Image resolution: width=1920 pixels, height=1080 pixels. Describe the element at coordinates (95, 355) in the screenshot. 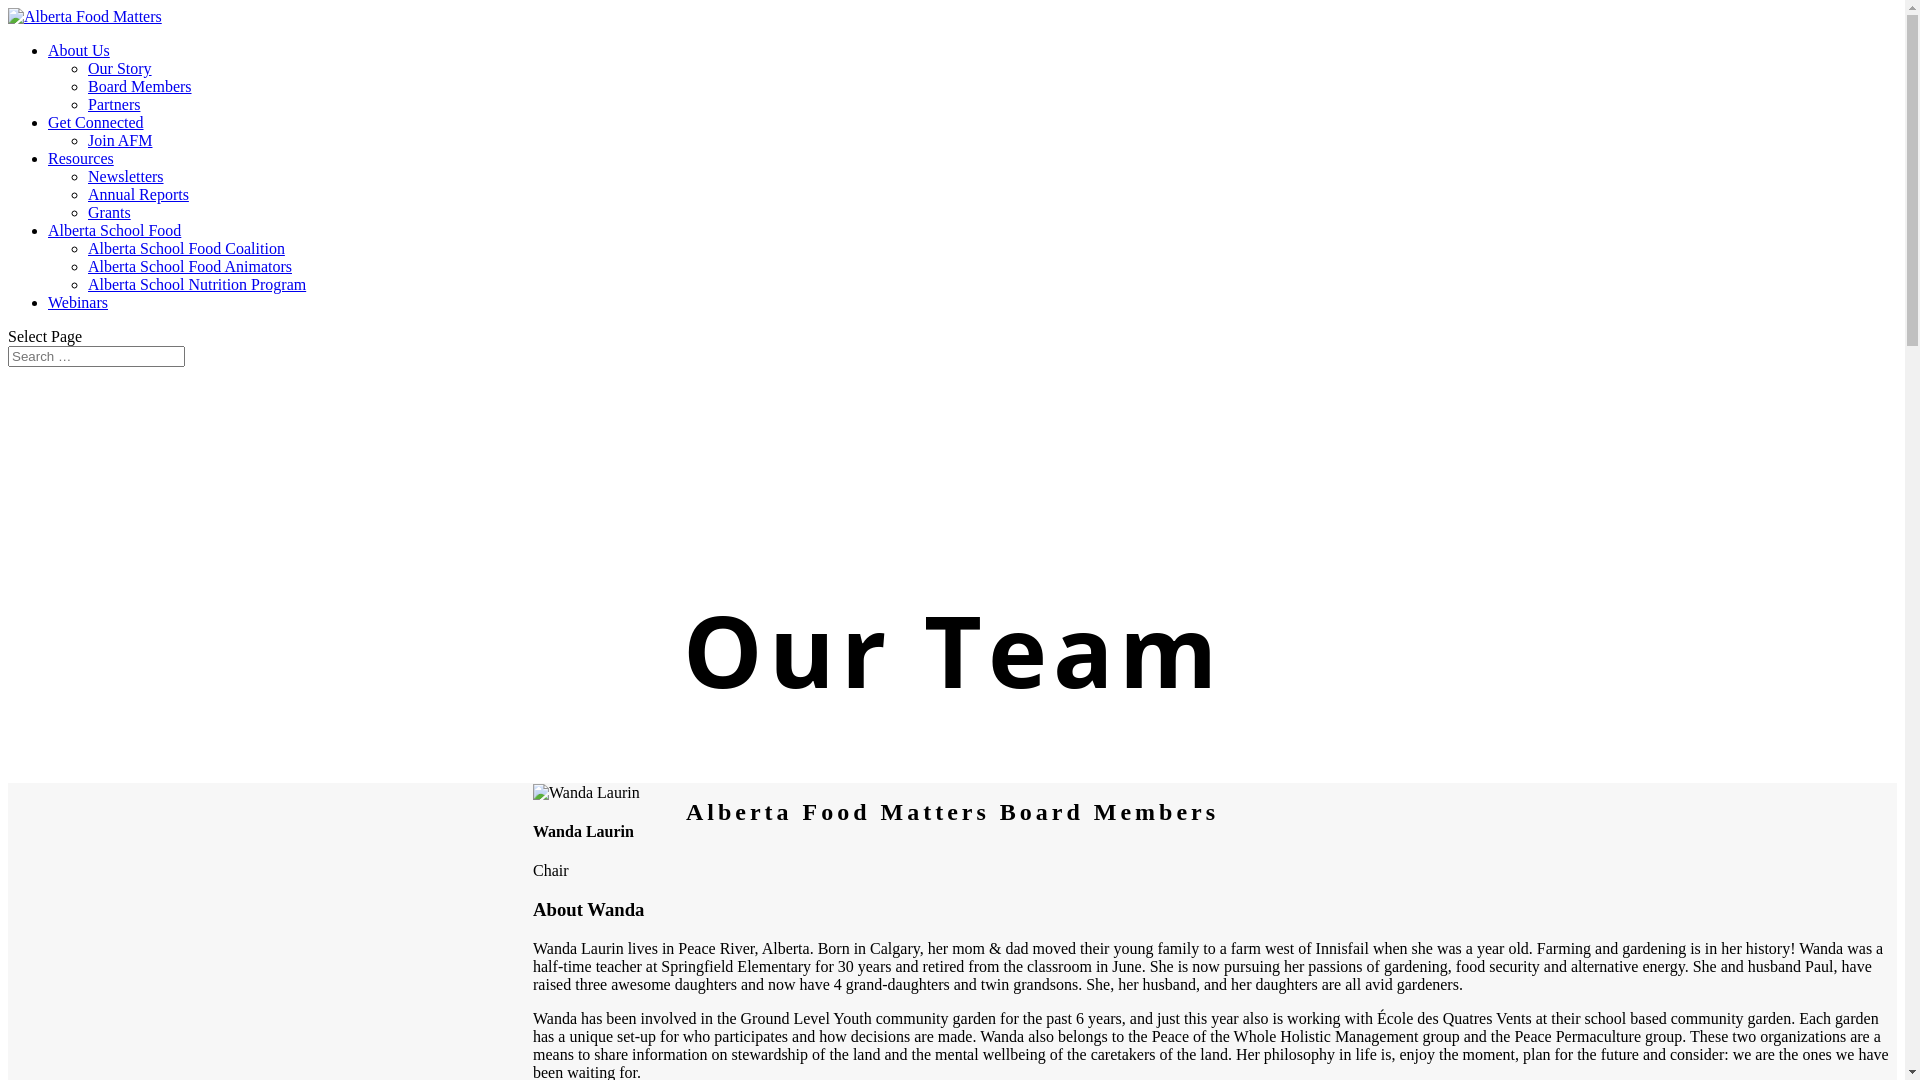

I see `'Search for:'` at that location.